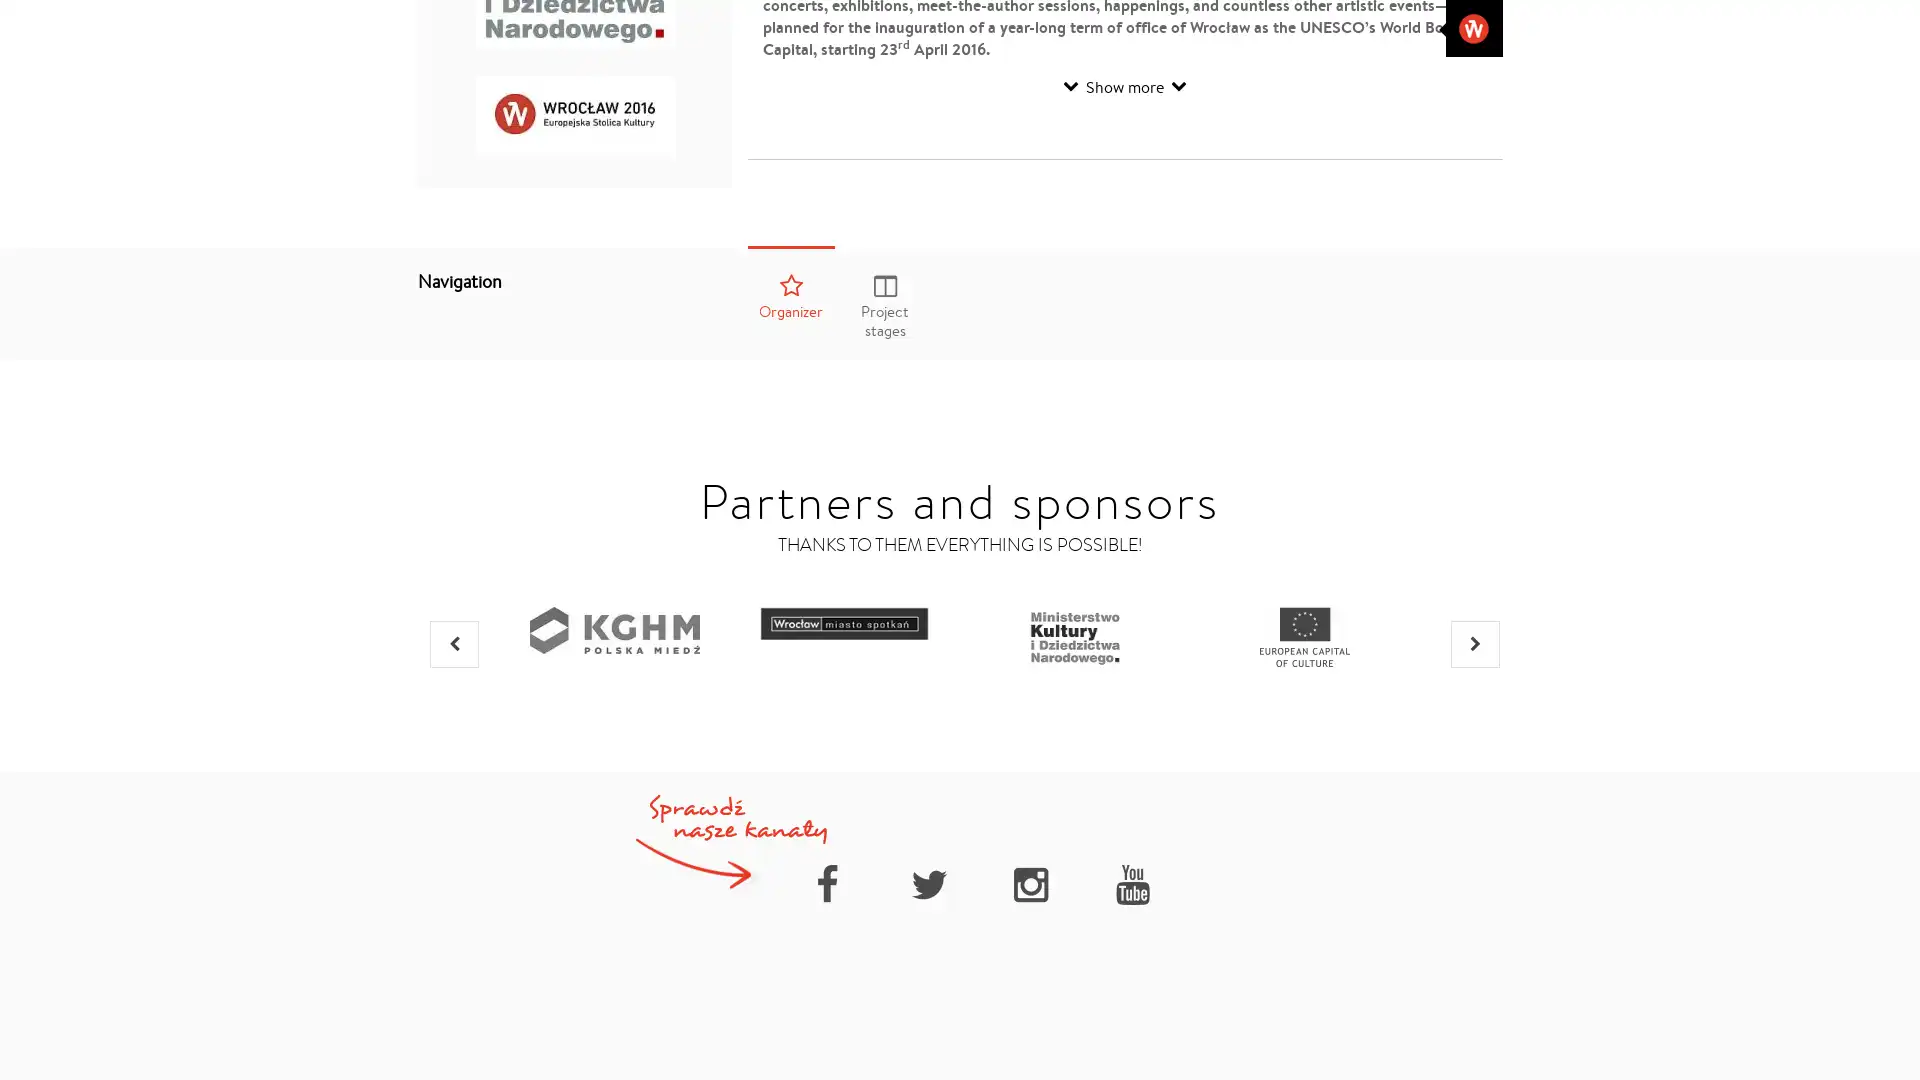  Describe the element at coordinates (1124, 85) in the screenshot. I see `Show more` at that location.